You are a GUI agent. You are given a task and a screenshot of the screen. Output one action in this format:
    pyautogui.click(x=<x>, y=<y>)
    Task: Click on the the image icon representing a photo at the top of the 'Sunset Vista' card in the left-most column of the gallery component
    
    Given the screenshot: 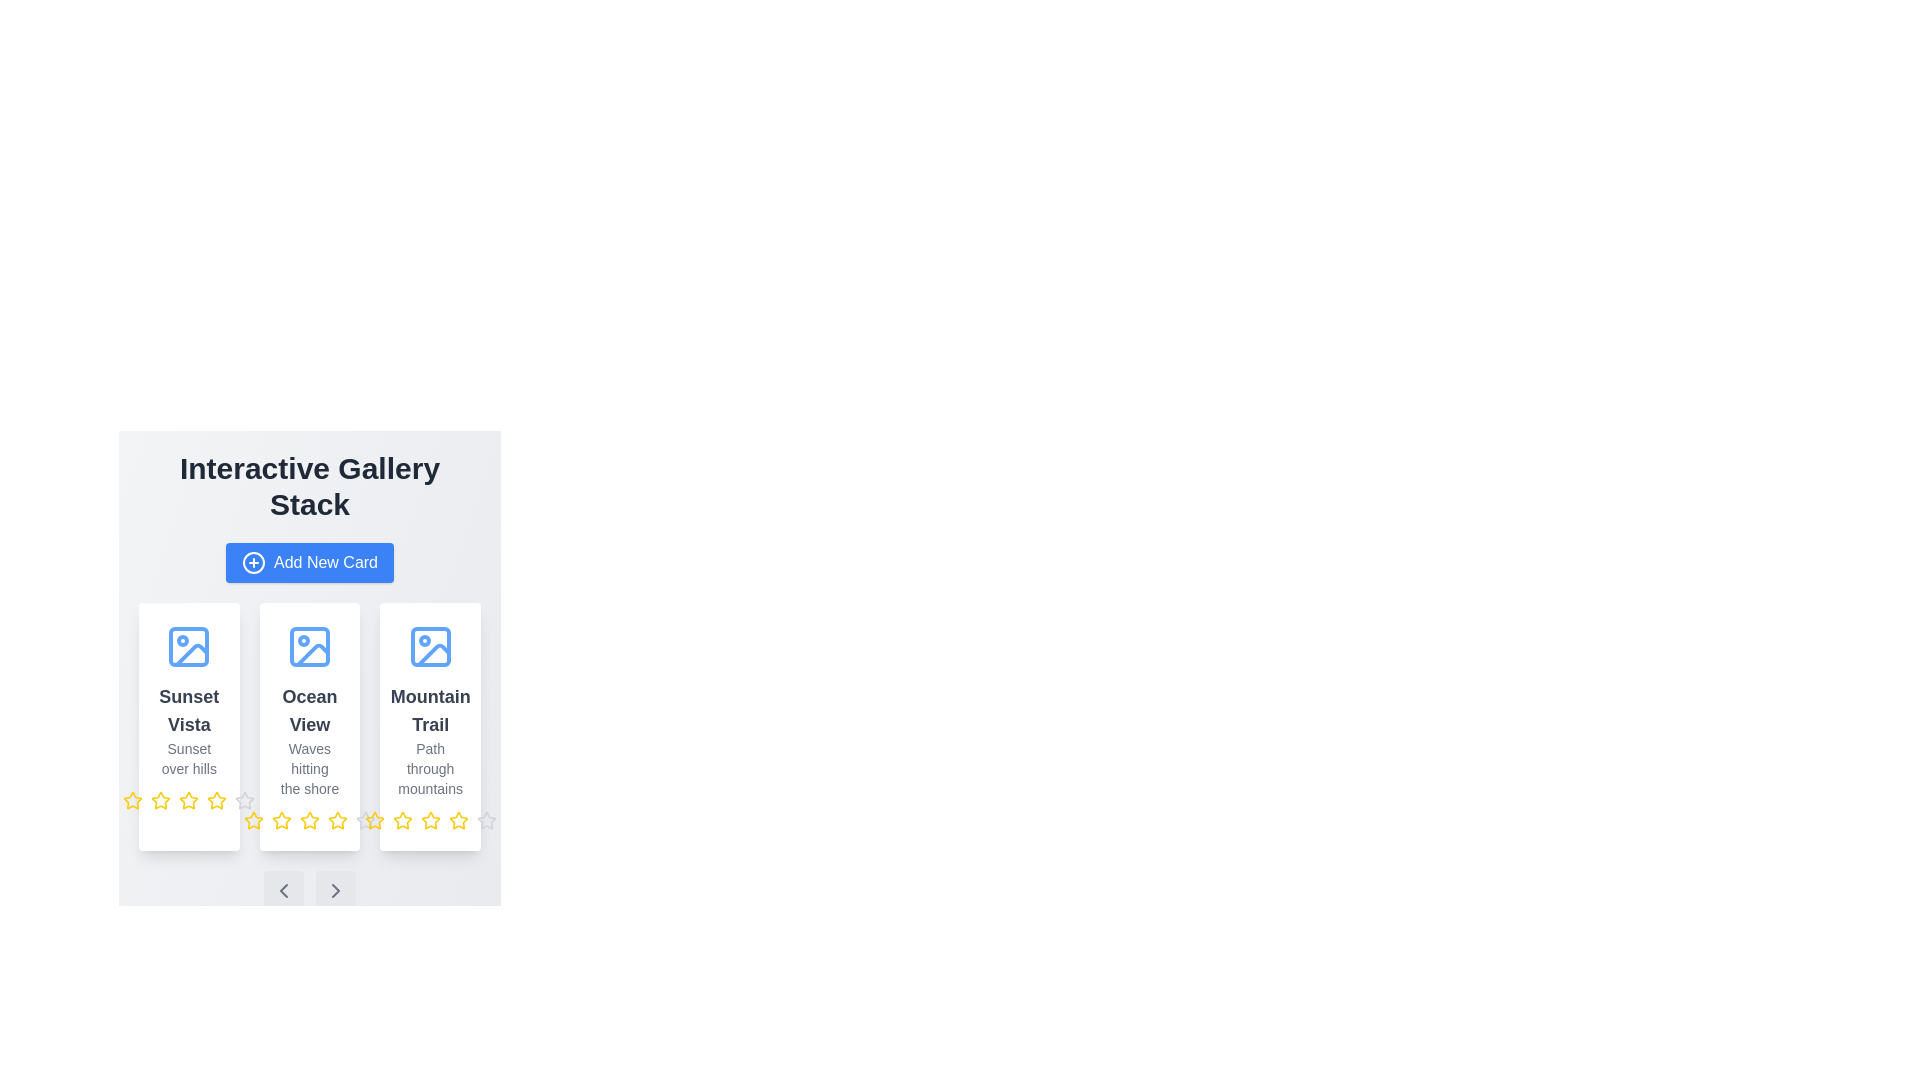 What is the action you would take?
    pyautogui.click(x=188, y=647)
    